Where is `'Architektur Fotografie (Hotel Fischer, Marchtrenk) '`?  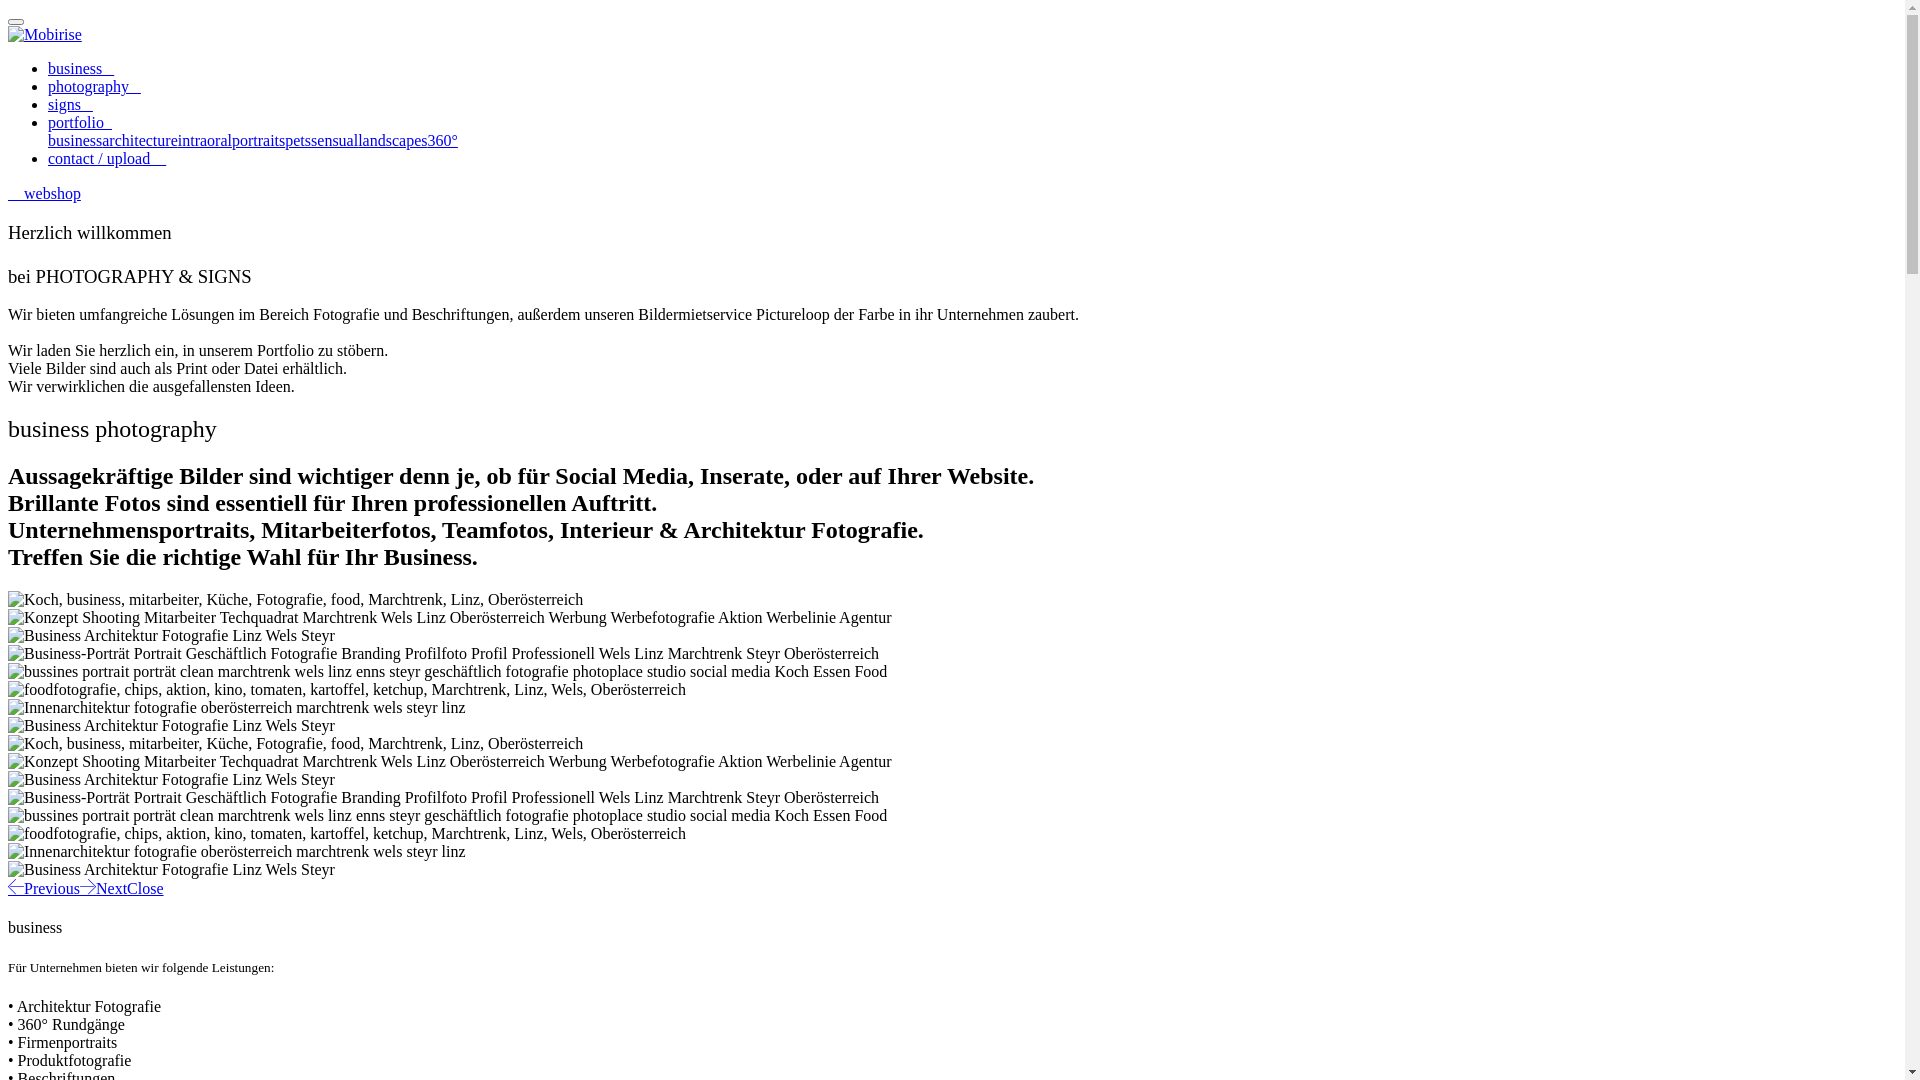
'Architektur Fotografie (Hotel Fischer, Marchtrenk) ' is located at coordinates (171, 725).